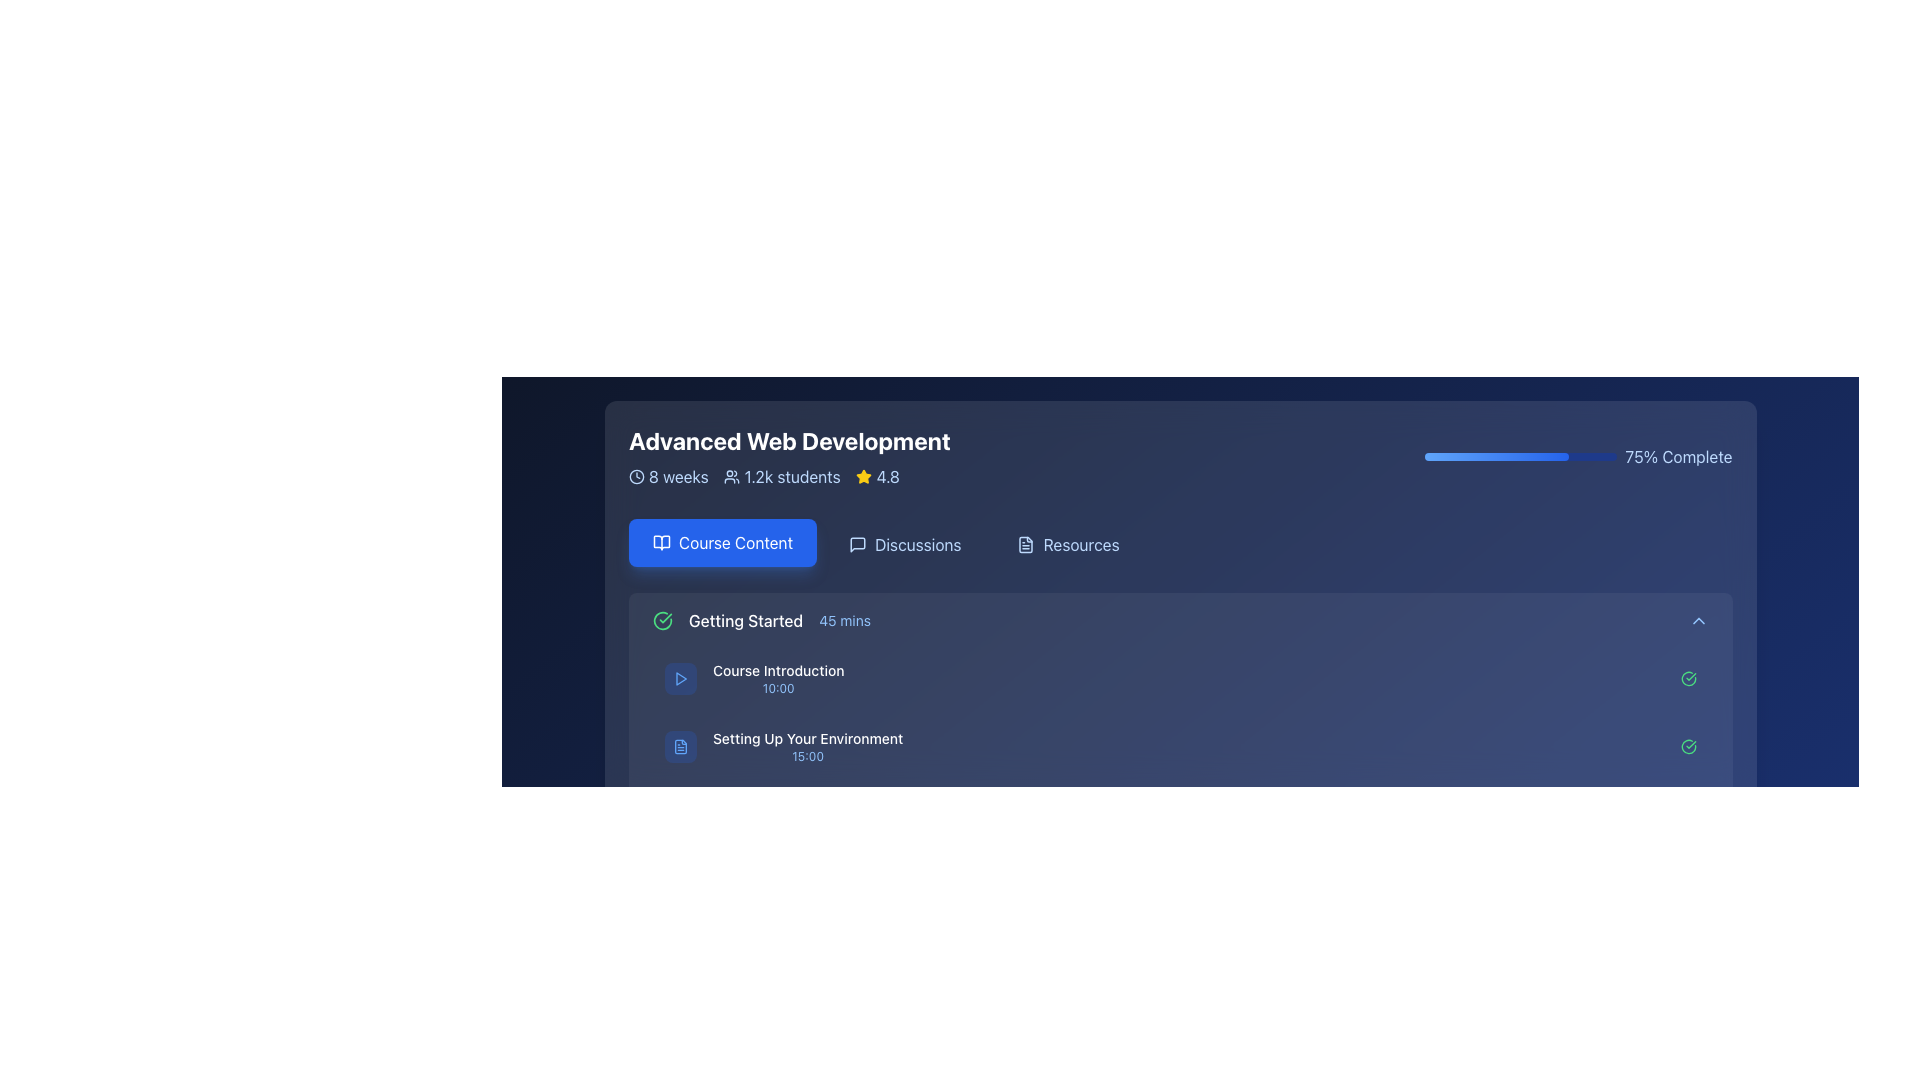  What do you see at coordinates (668, 477) in the screenshot?
I see `the informational label displaying '8 weeks' which indicates the estimated duration for the associated content, located in the top section of the card layout` at bounding box center [668, 477].